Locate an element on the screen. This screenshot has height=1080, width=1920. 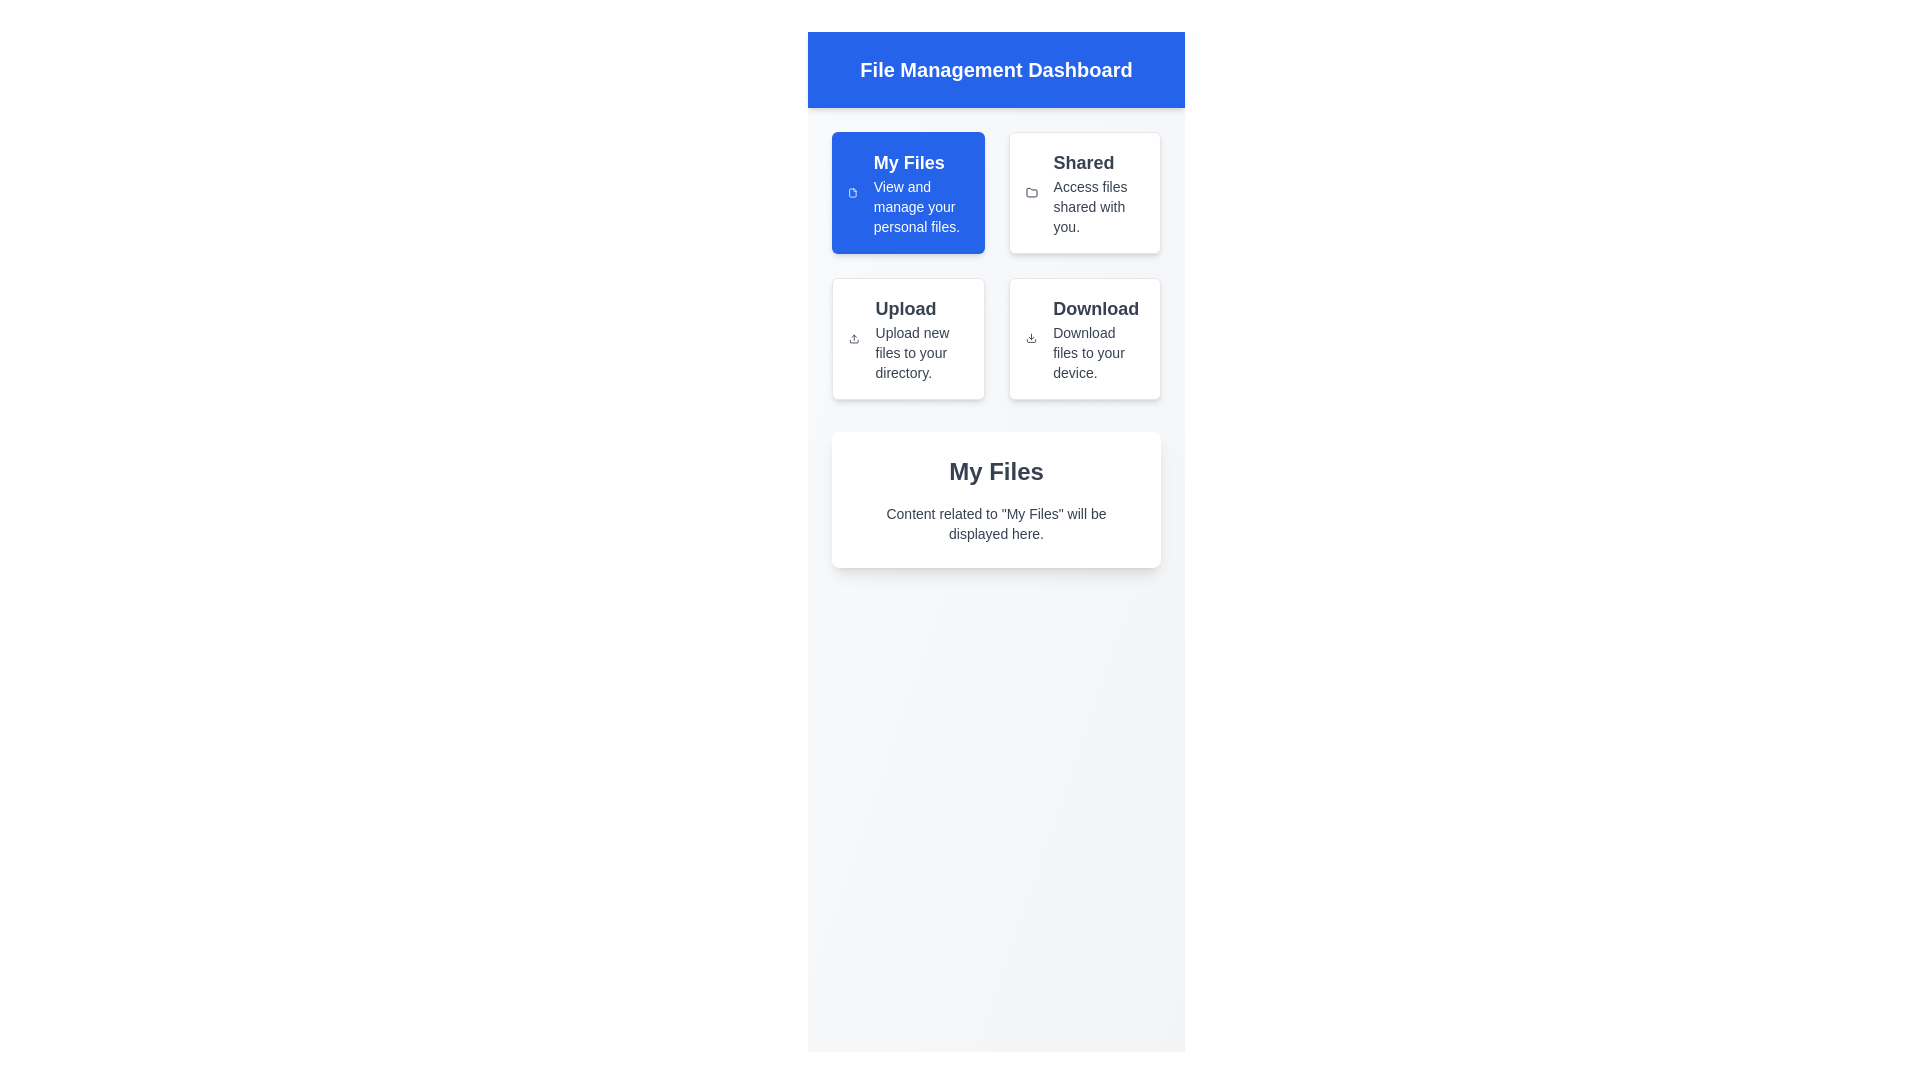
descriptive text label located beneath the bold title 'Download' in the fourth card of the grid layout is located at coordinates (1097, 352).